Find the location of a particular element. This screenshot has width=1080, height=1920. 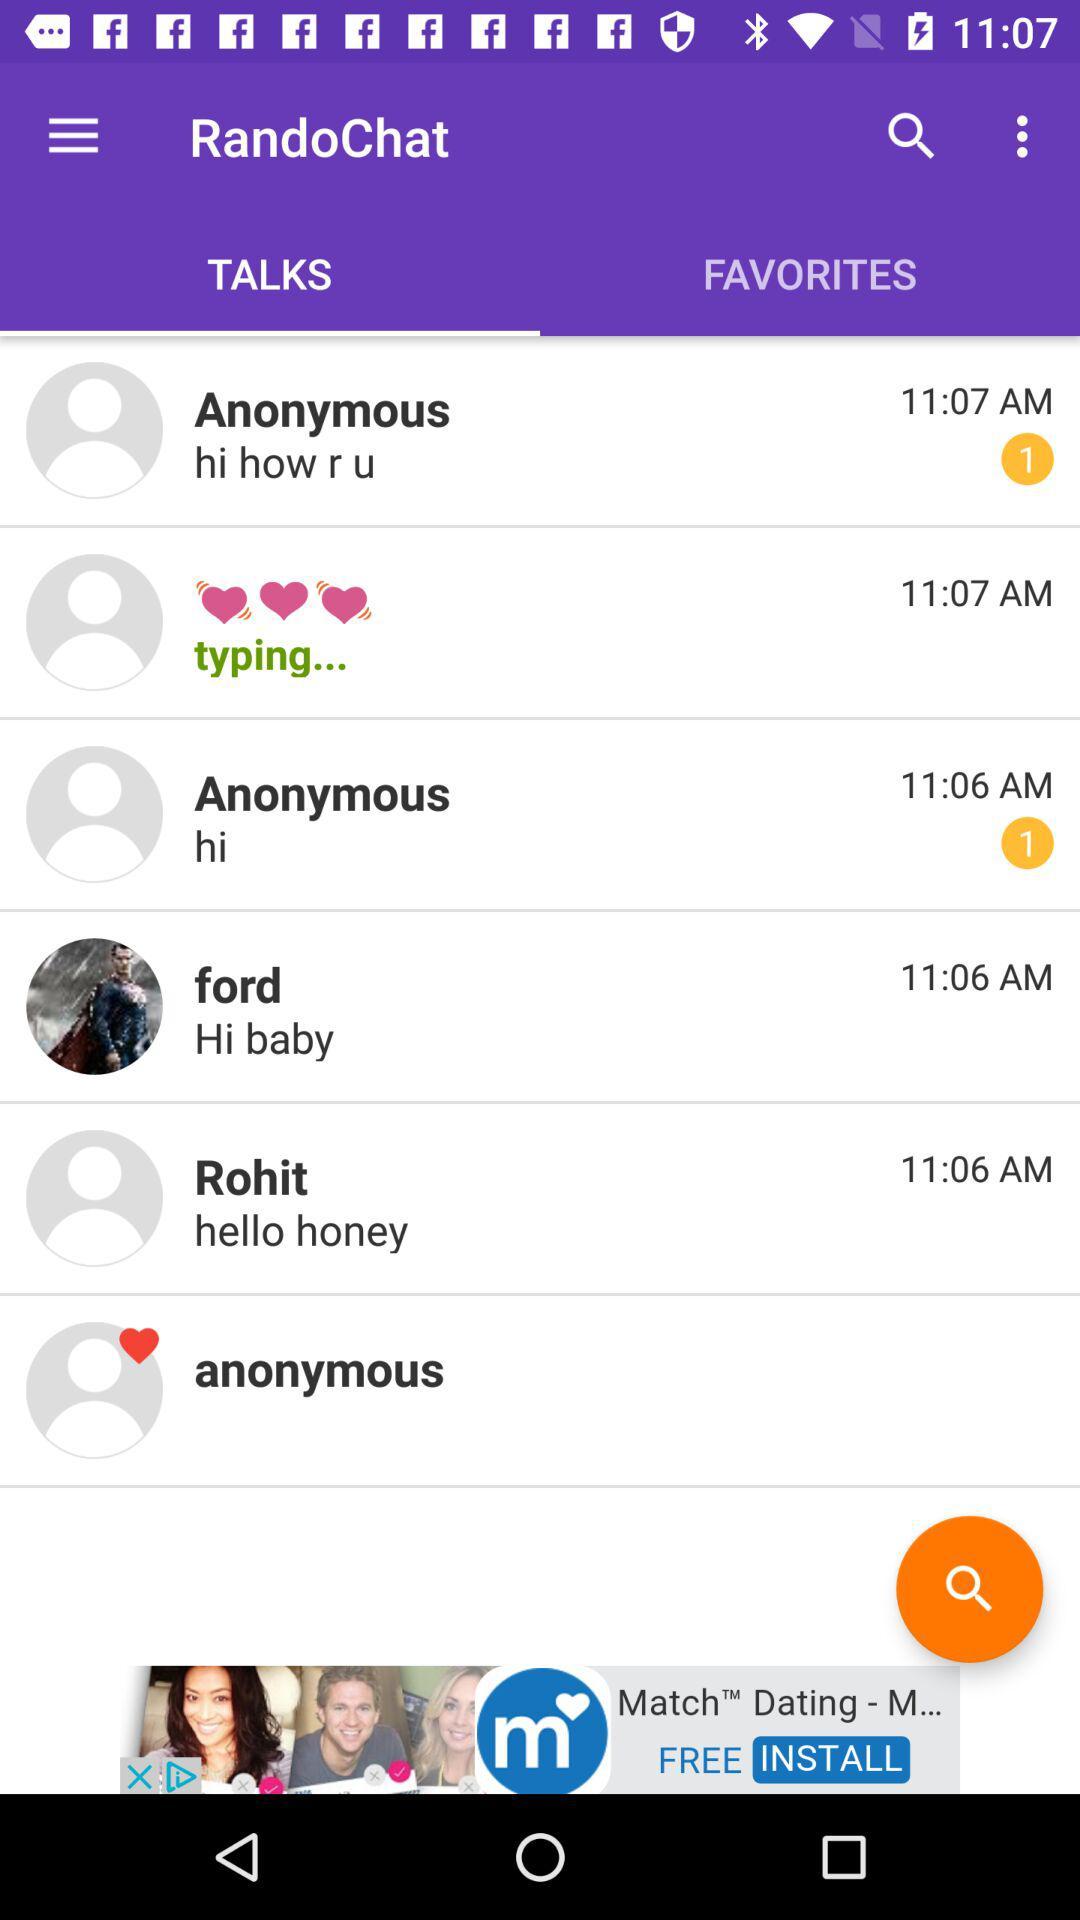

search is located at coordinates (968, 1588).